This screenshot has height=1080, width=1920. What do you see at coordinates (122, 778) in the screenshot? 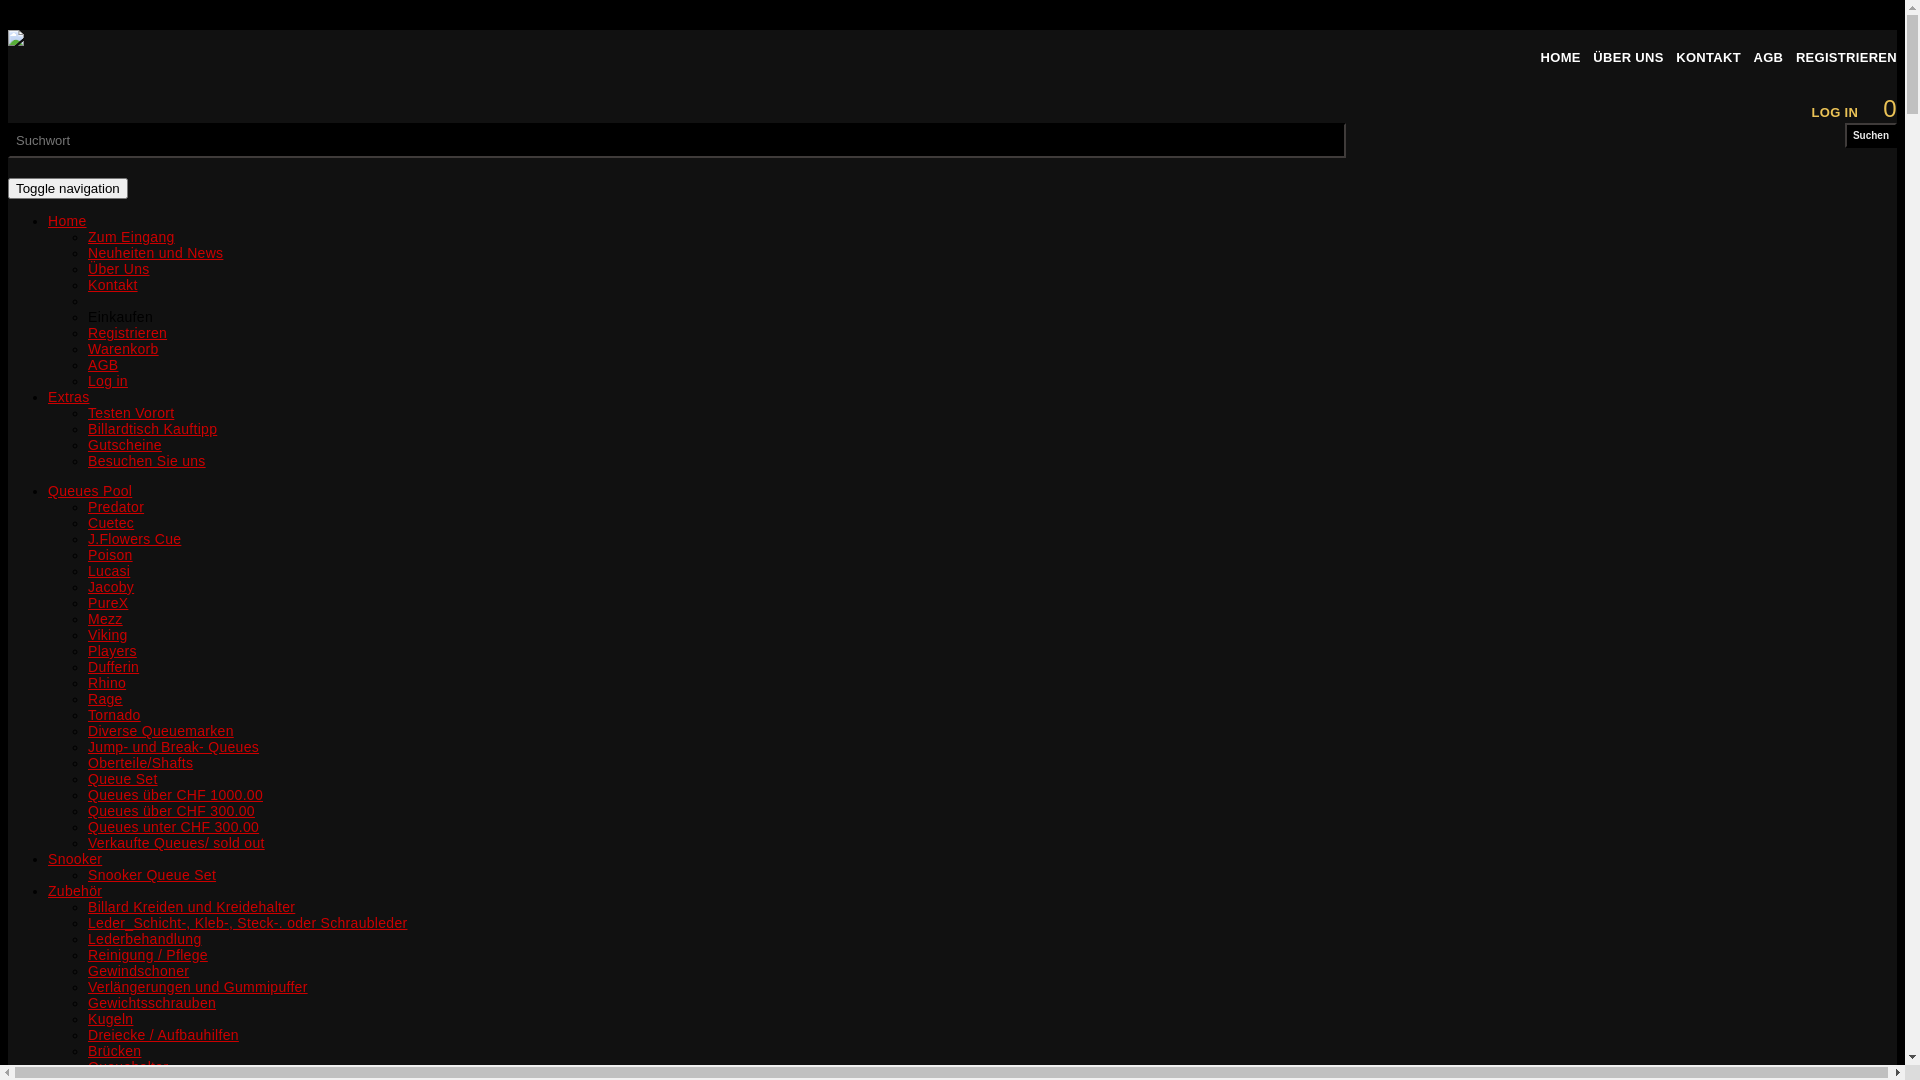
I see `'Queue Set'` at bounding box center [122, 778].